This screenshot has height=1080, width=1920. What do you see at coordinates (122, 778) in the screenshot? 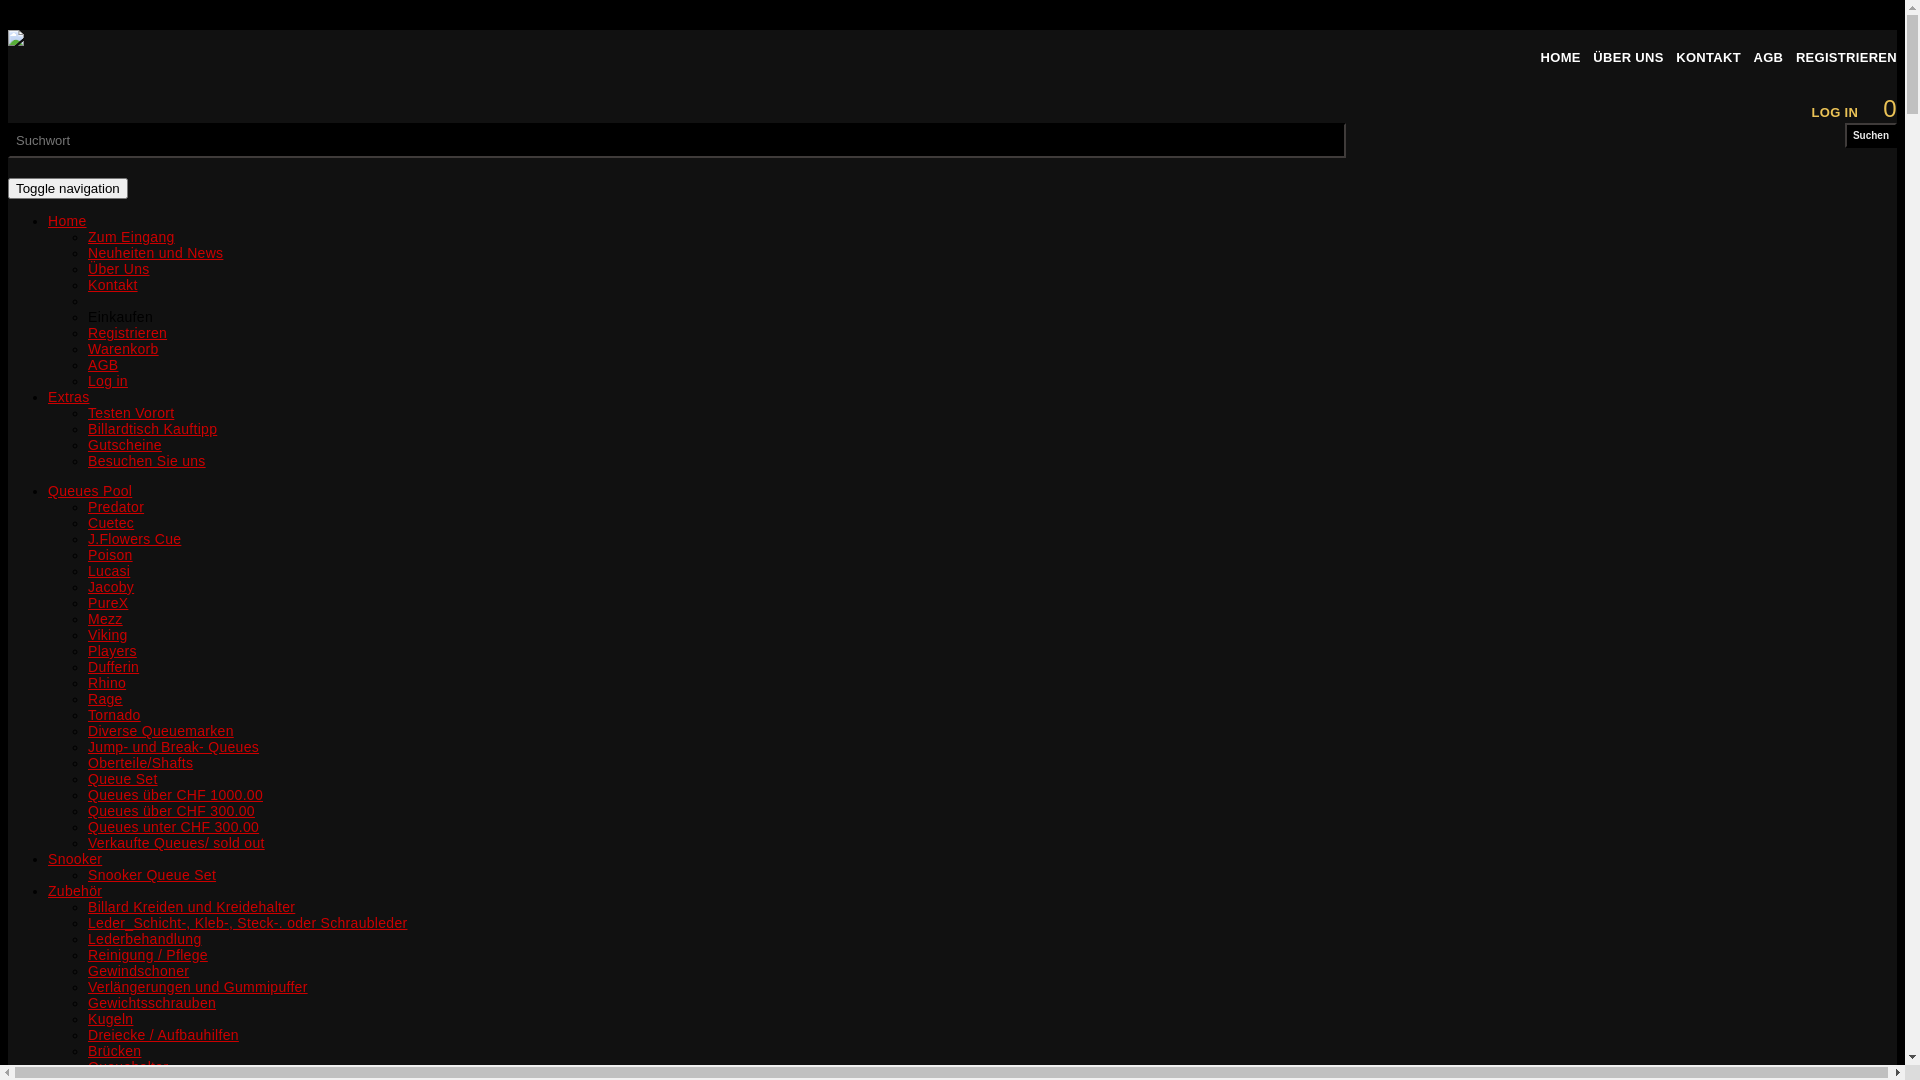
I see `'Queue Set'` at bounding box center [122, 778].